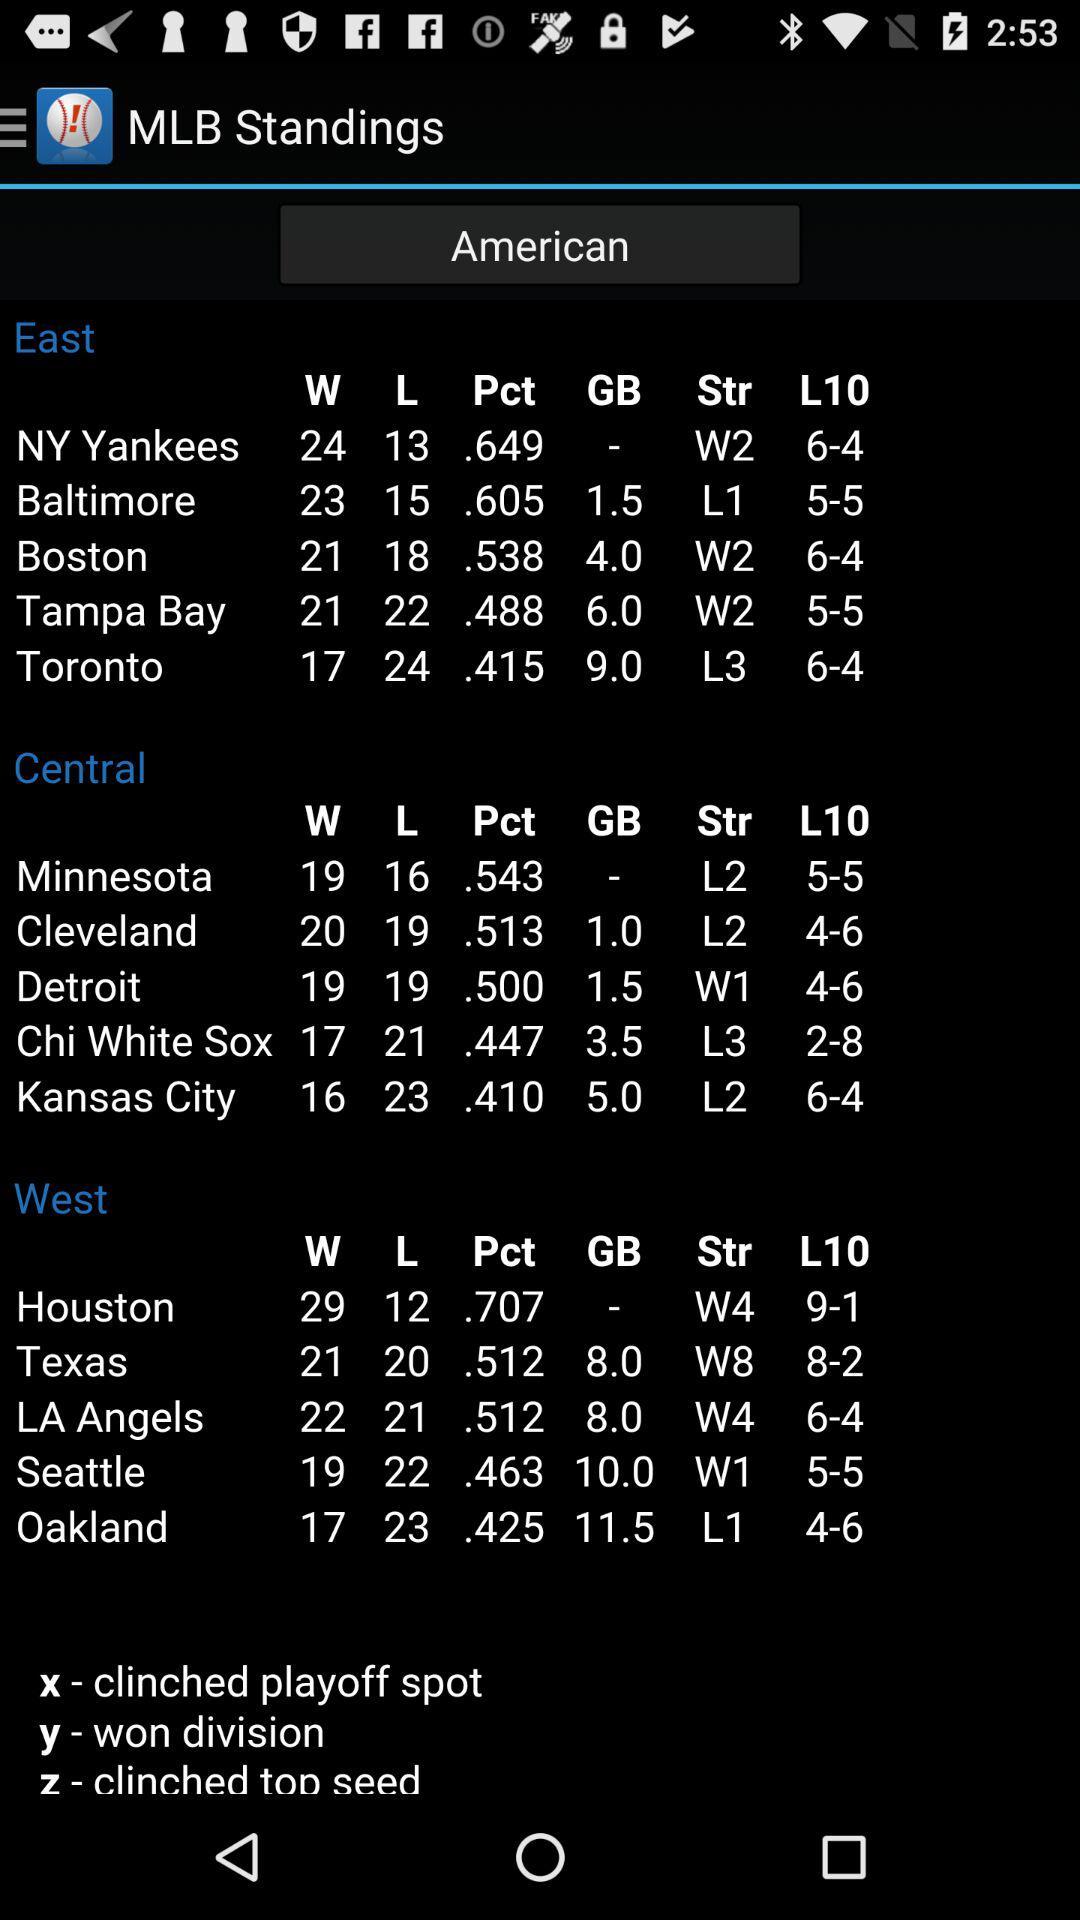 The image size is (1080, 1920). I want to click on team 's standings, so click(540, 1045).